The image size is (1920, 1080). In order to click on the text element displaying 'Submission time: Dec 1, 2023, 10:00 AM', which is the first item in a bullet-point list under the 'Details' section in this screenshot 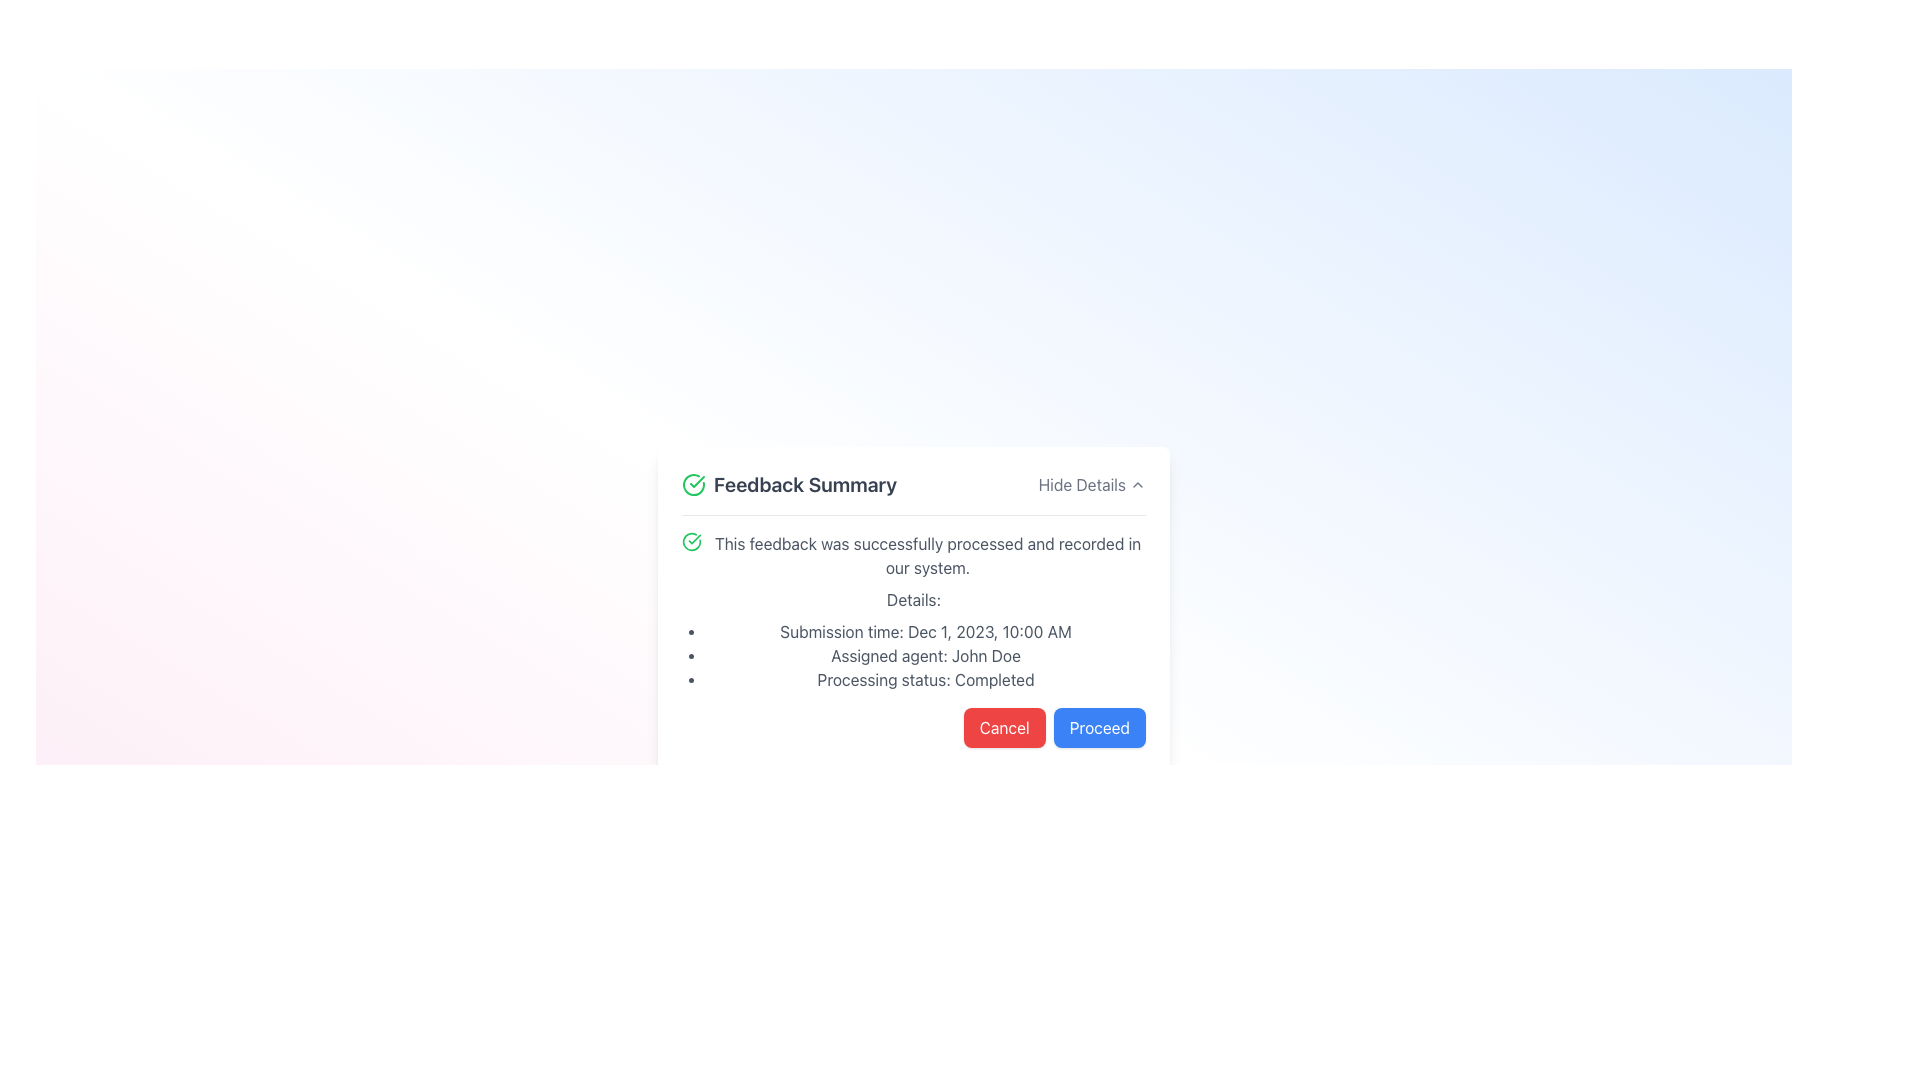, I will do `click(925, 631)`.